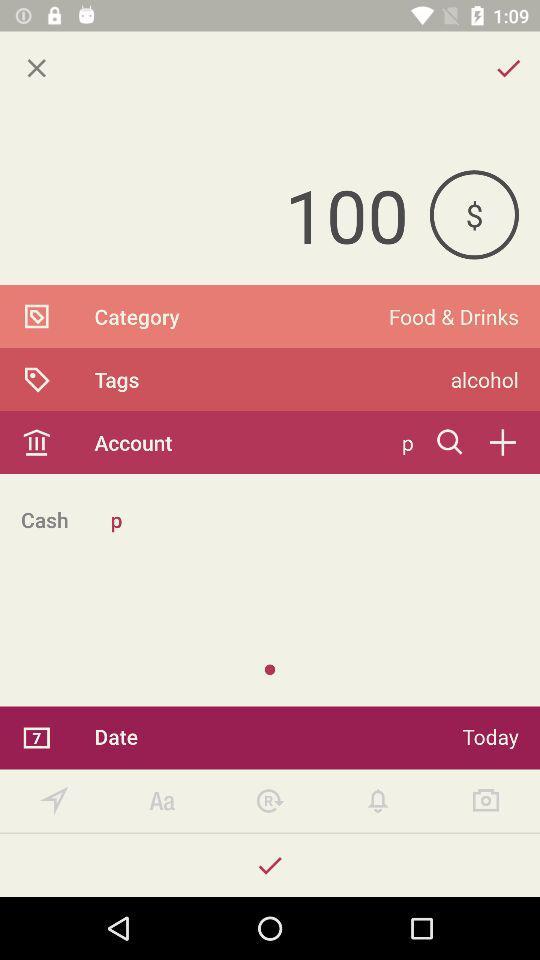 The width and height of the screenshot is (540, 960). I want to click on the icon above the food & drinks item, so click(473, 214).